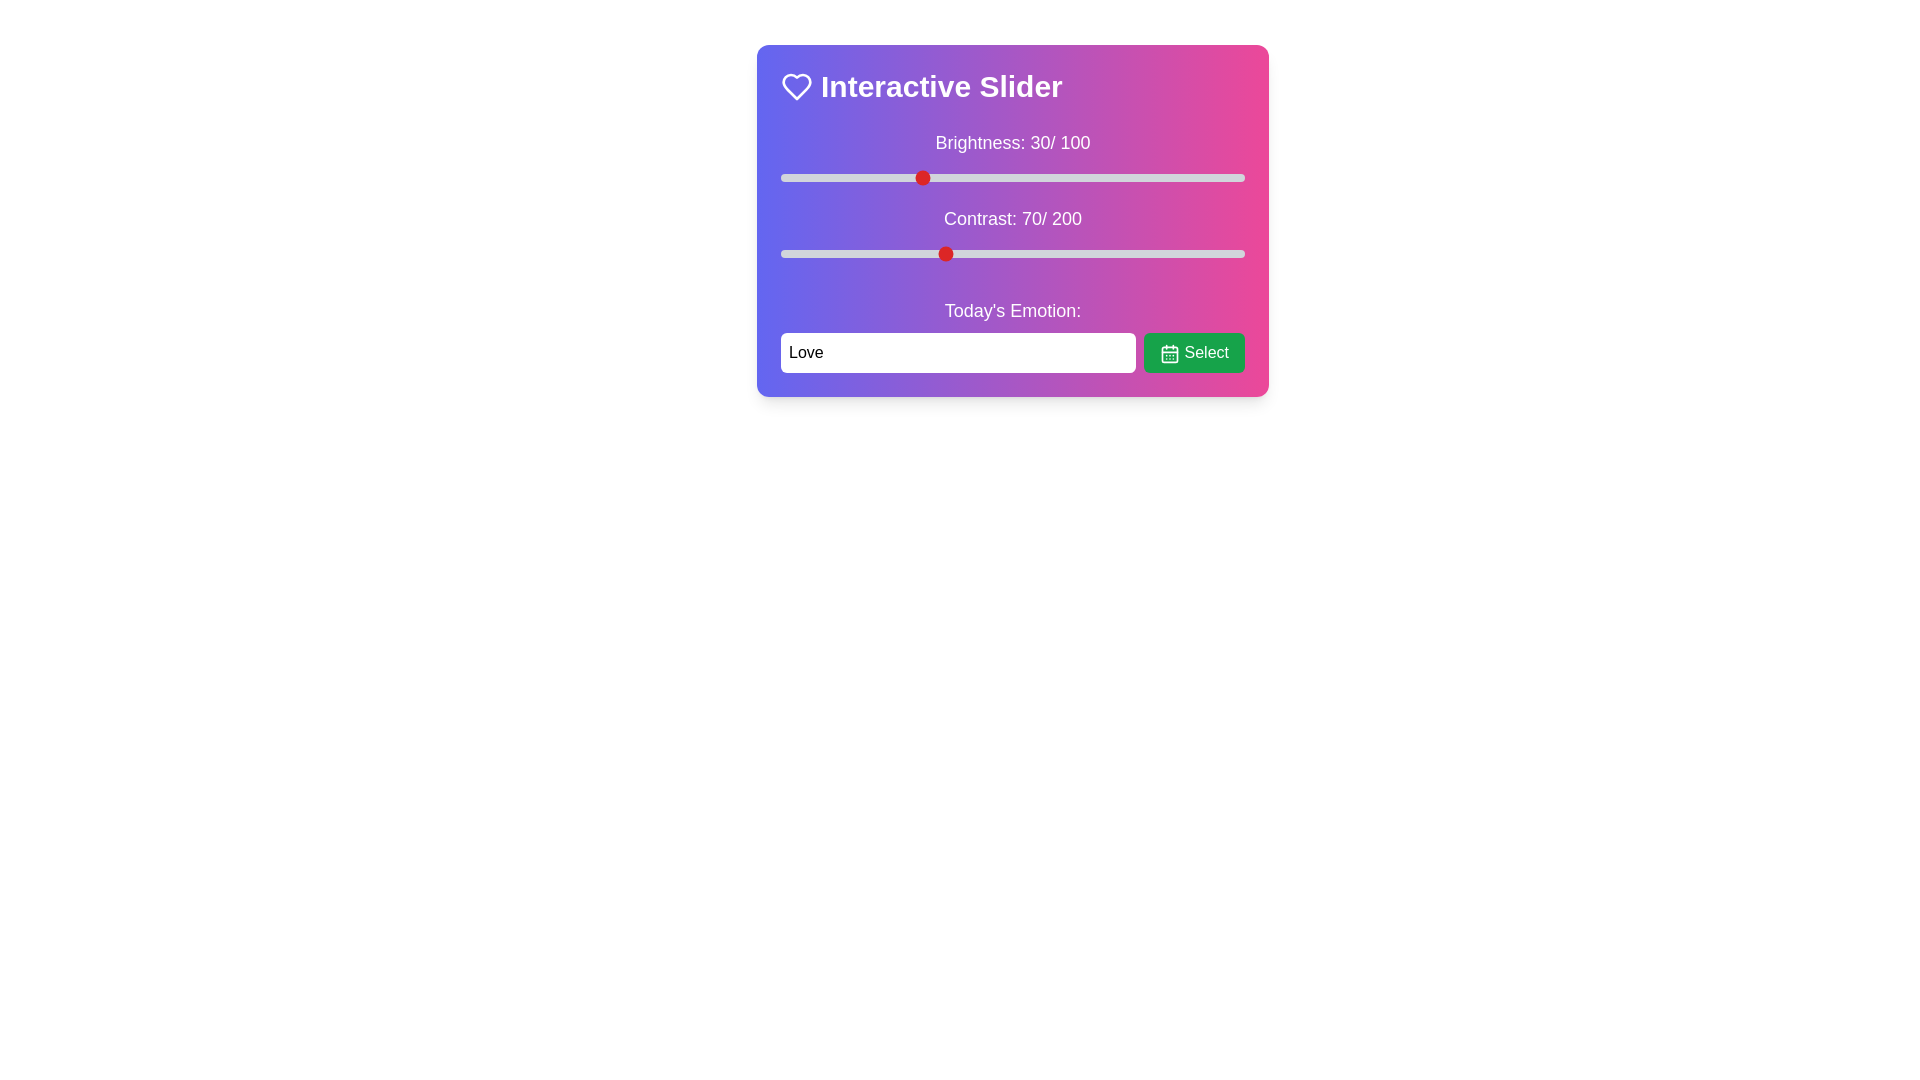  Describe the element at coordinates (909, 176) in the screenshot. I see `the brightness slider to 28%` at that location.